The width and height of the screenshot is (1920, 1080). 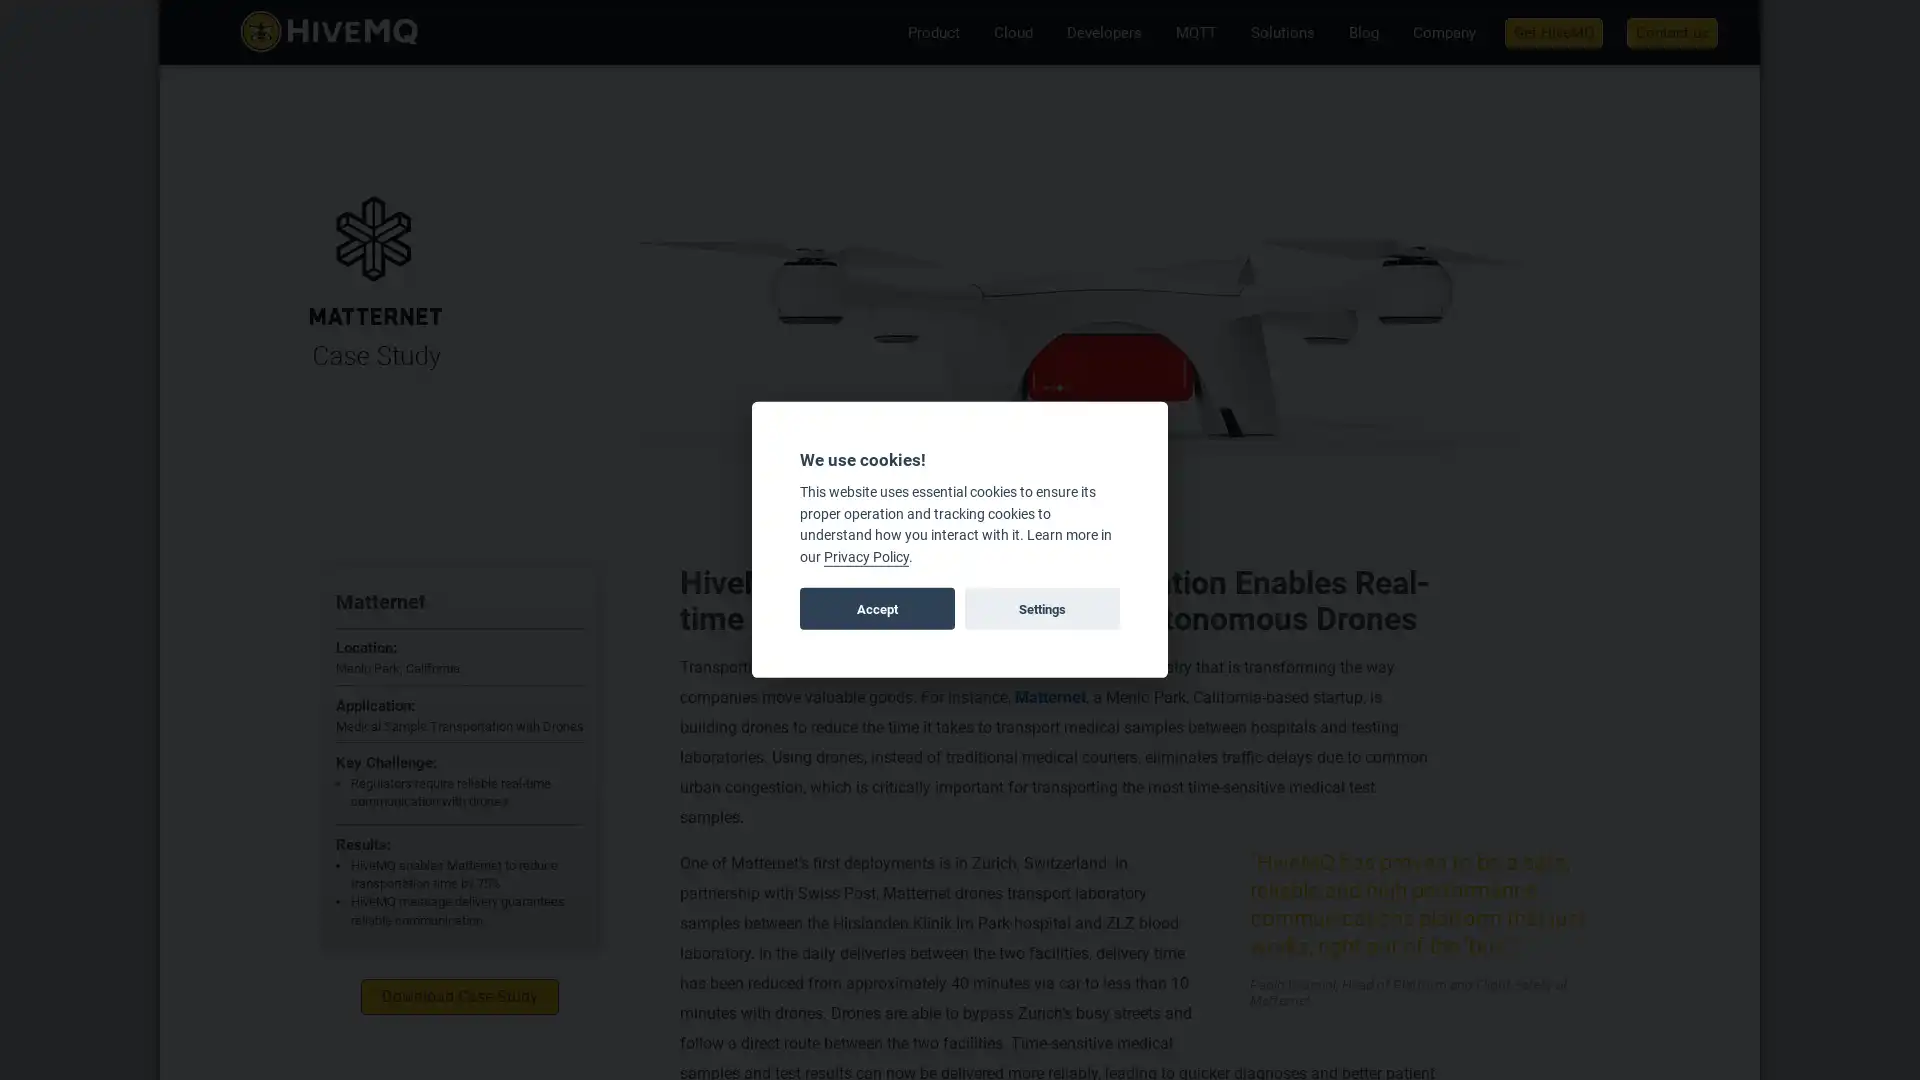 I want to click on Get HiveMQ, so click(x=1553, y=31).